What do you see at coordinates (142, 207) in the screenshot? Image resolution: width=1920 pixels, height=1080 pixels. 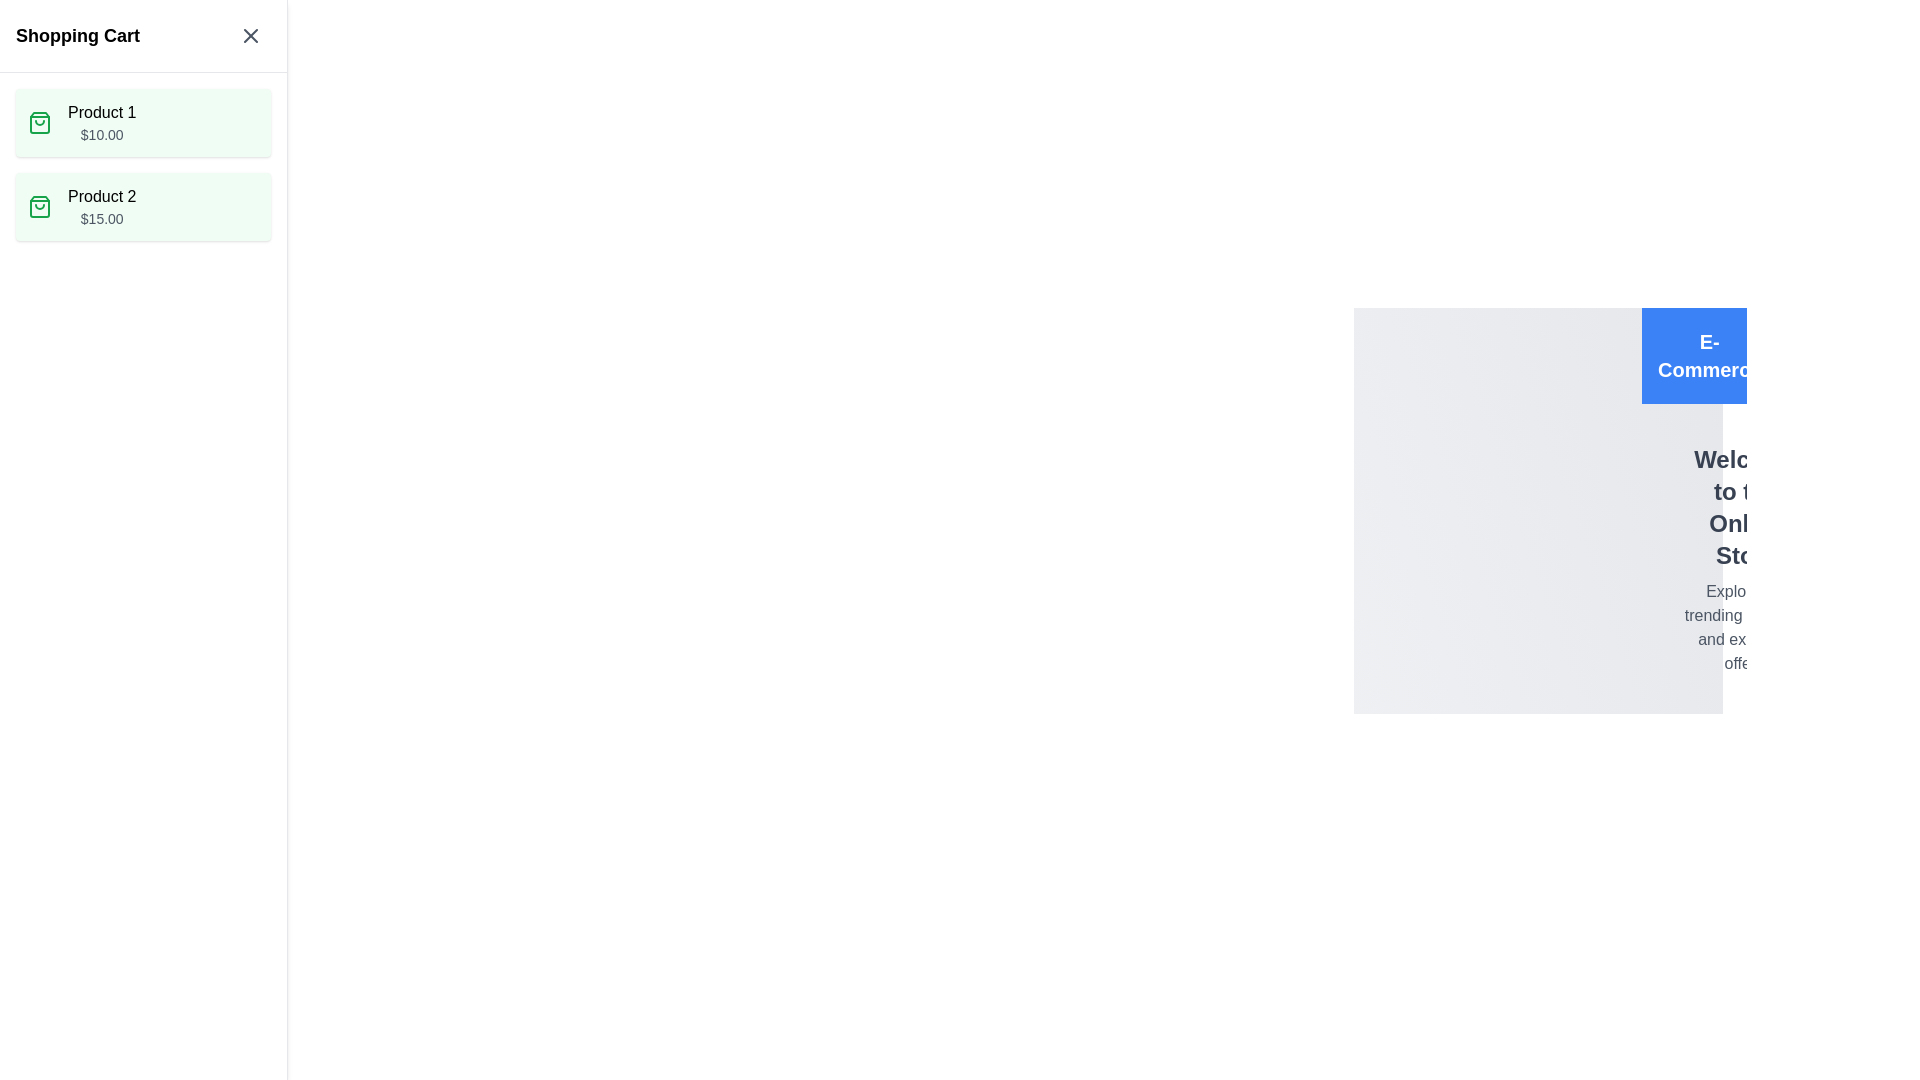 I see `the Card component representing a product in the shopping cart, located below 'Product 1 $10.00' in the 'Shopping Cart' sidebar` at bounding box center [142, 207].